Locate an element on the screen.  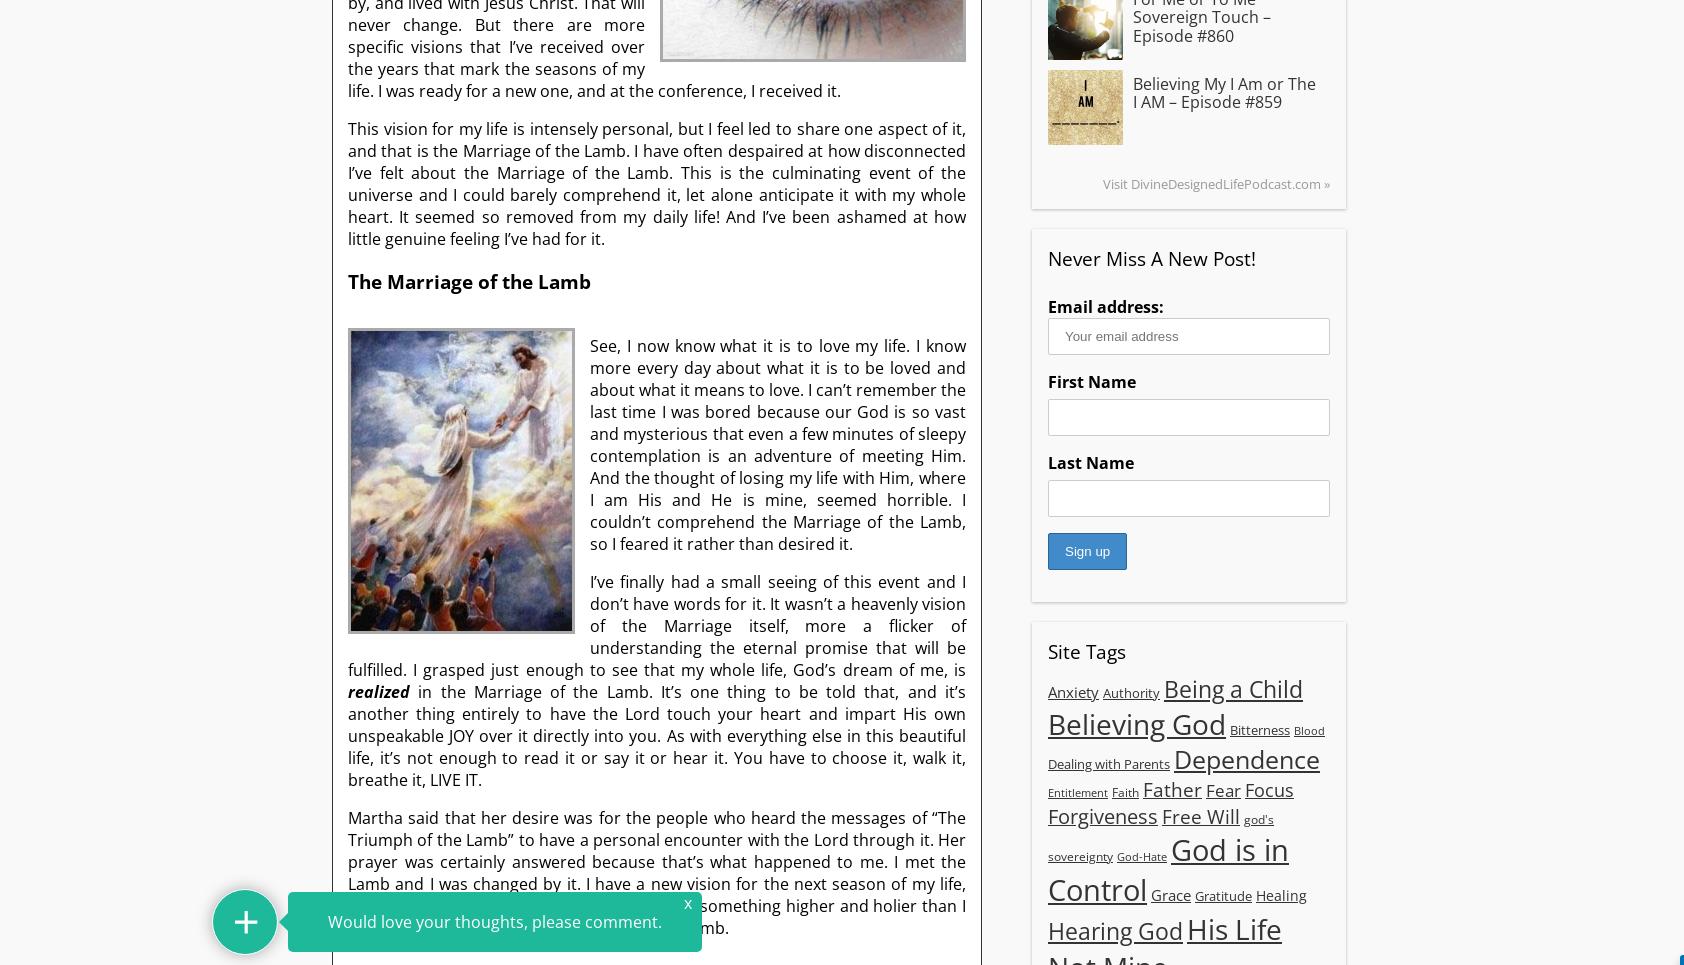
'in the Marriage of the Lamb. It’s one thing to be told that, and it’s another thing entirely to have the Lord touch your heart and impart His own unspeakable JOY over it directly into you. As with everything else in this beautiful life, it’s not enough to read it or say it or hear it. You have to choose it, walk it, breathe it, LIVE IT.' is located at coordinates (656, 735).